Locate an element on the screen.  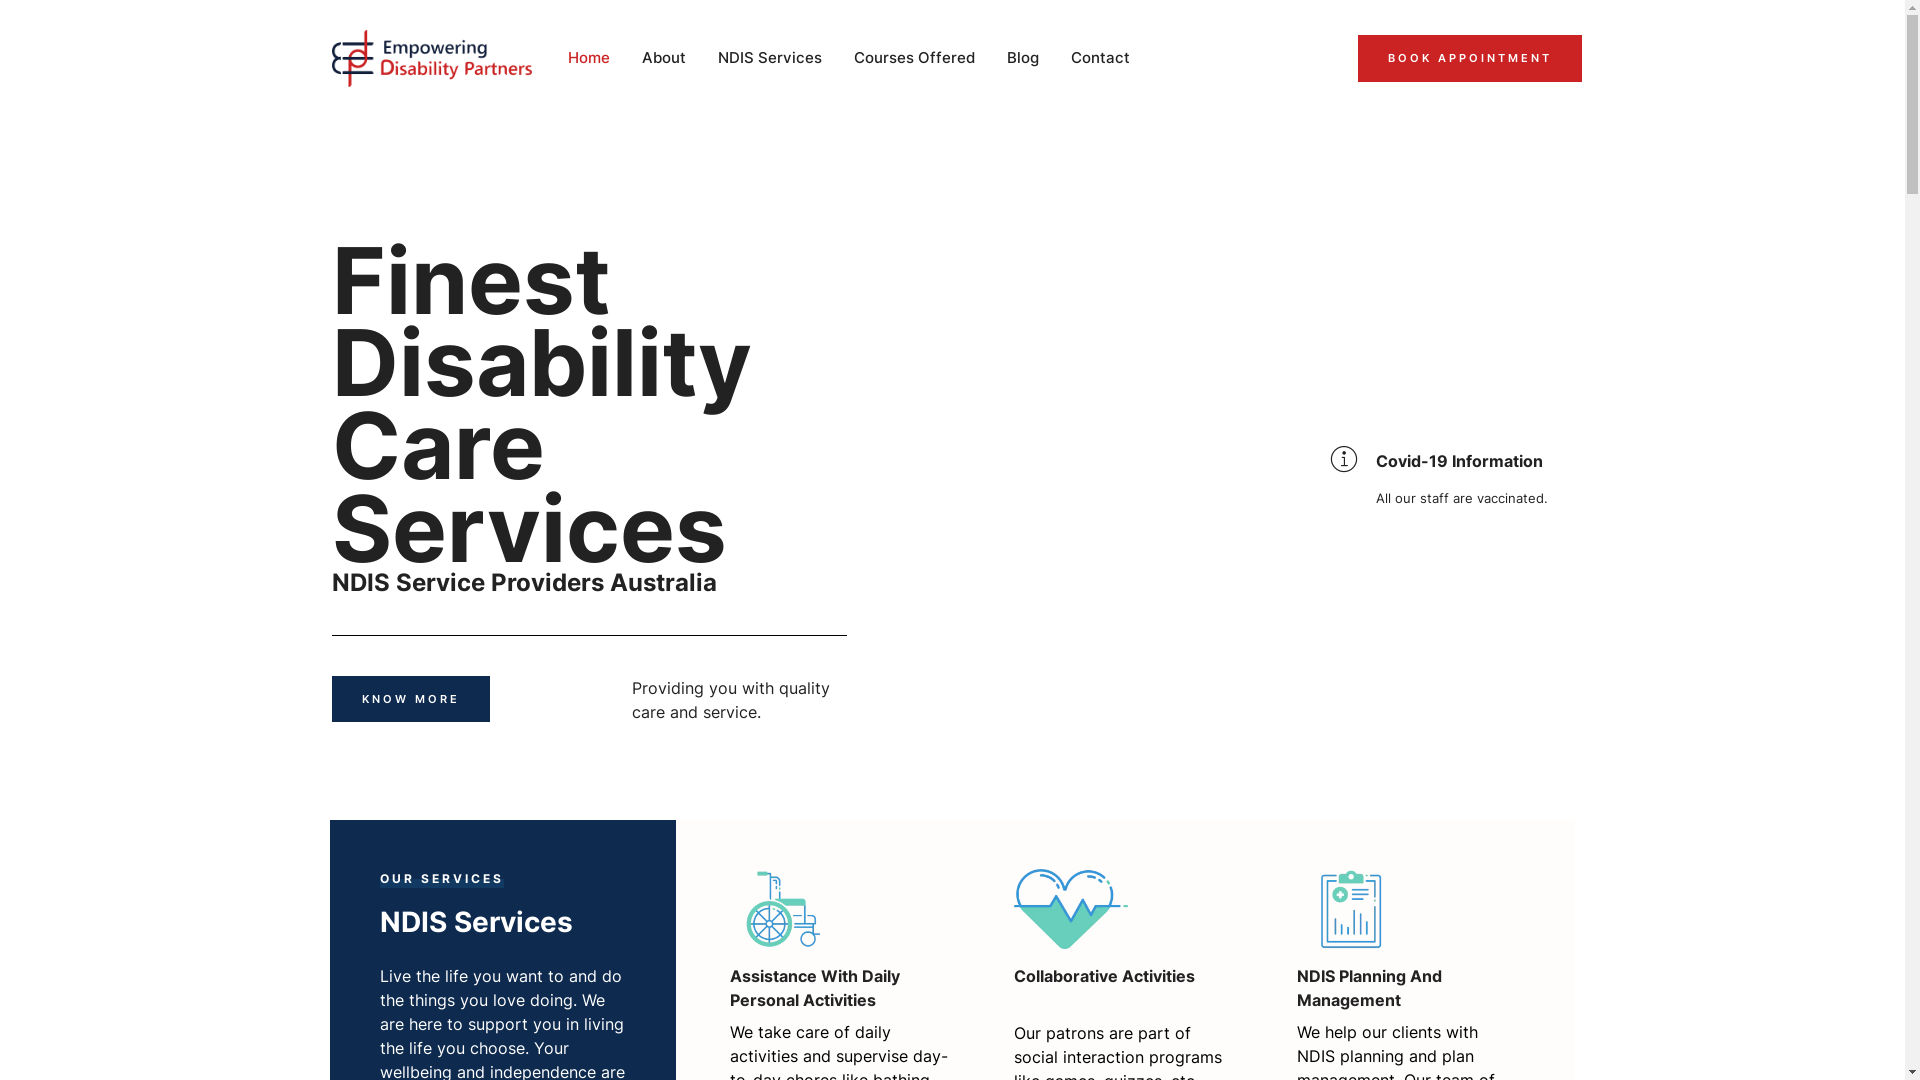
'Blog' is located at coordinates (1026, 57).